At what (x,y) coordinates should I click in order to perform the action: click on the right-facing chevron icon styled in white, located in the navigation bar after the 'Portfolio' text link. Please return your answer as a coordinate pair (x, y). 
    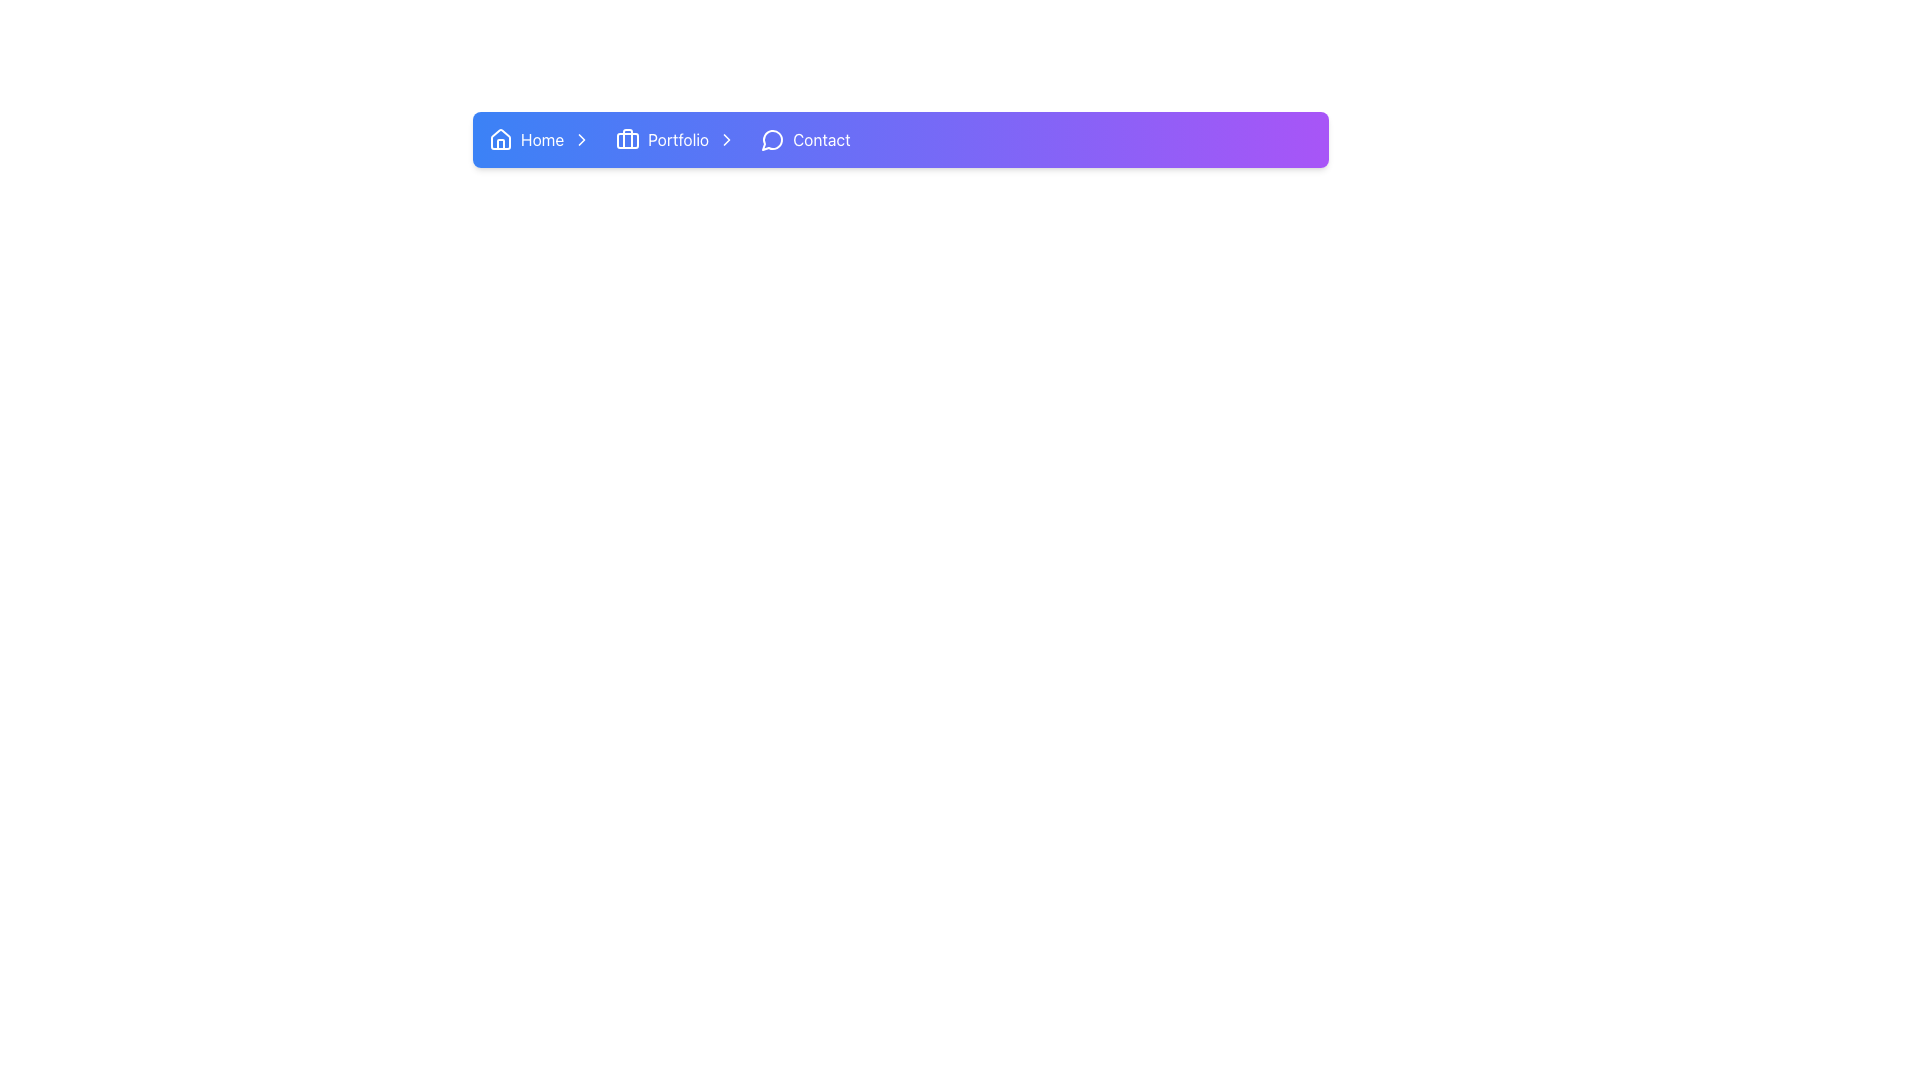
    Looking at the image, I should click on (726, 138).